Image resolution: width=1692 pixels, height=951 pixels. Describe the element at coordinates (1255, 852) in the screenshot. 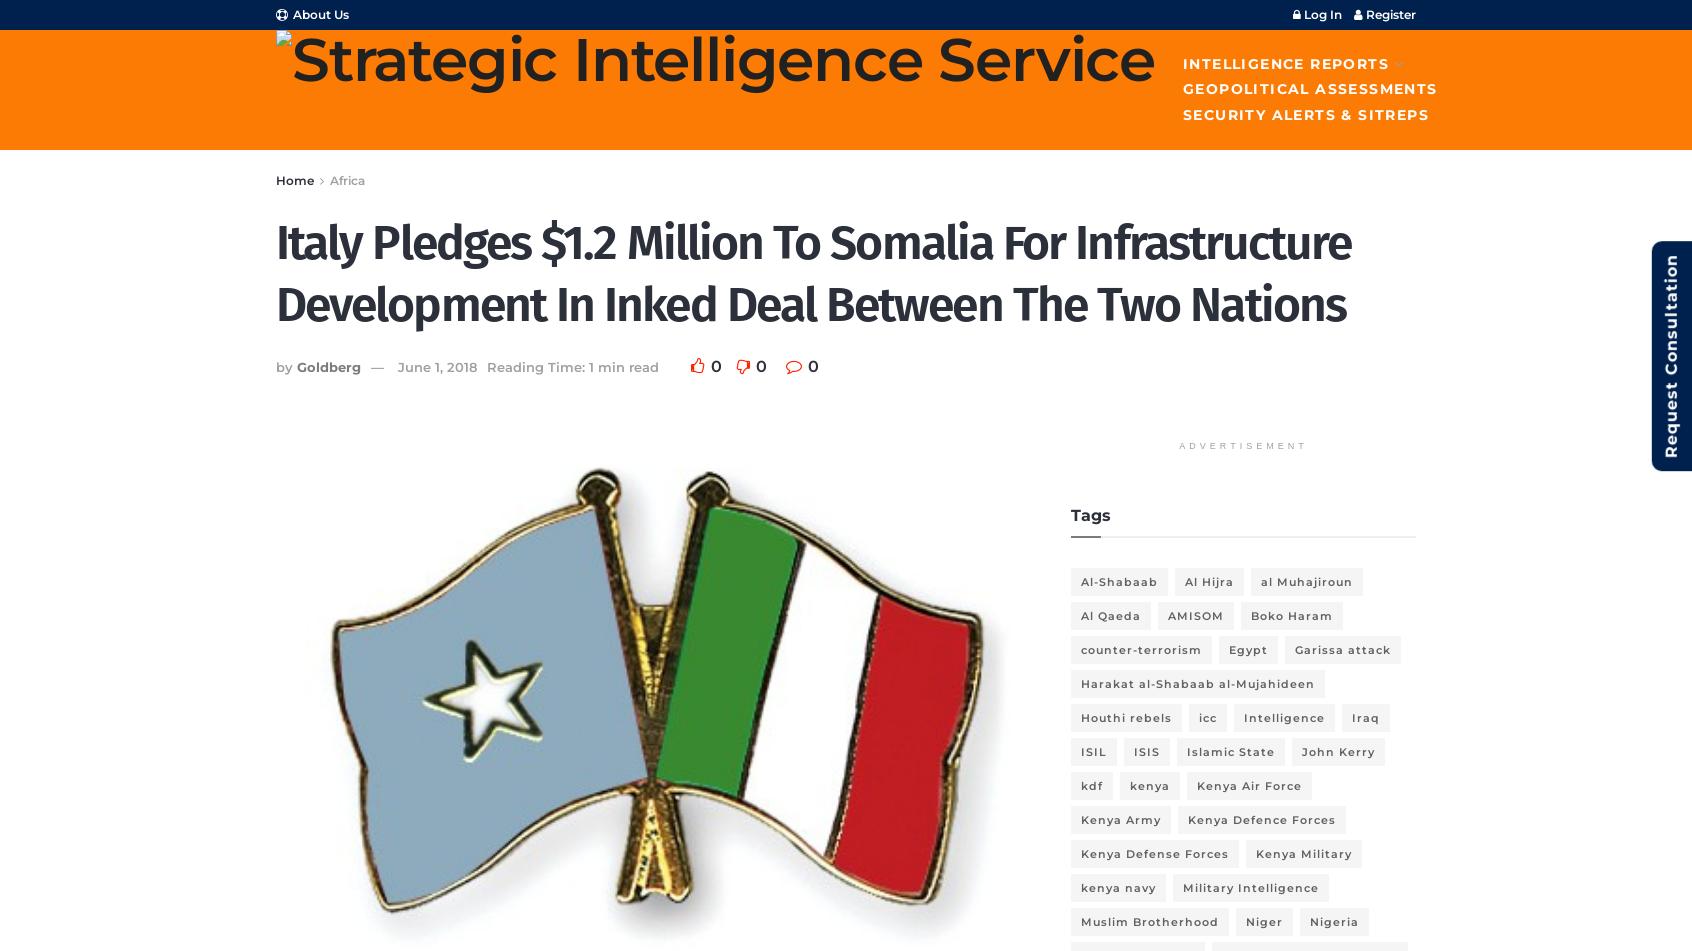

I see `'Kenya Military'` at that location.